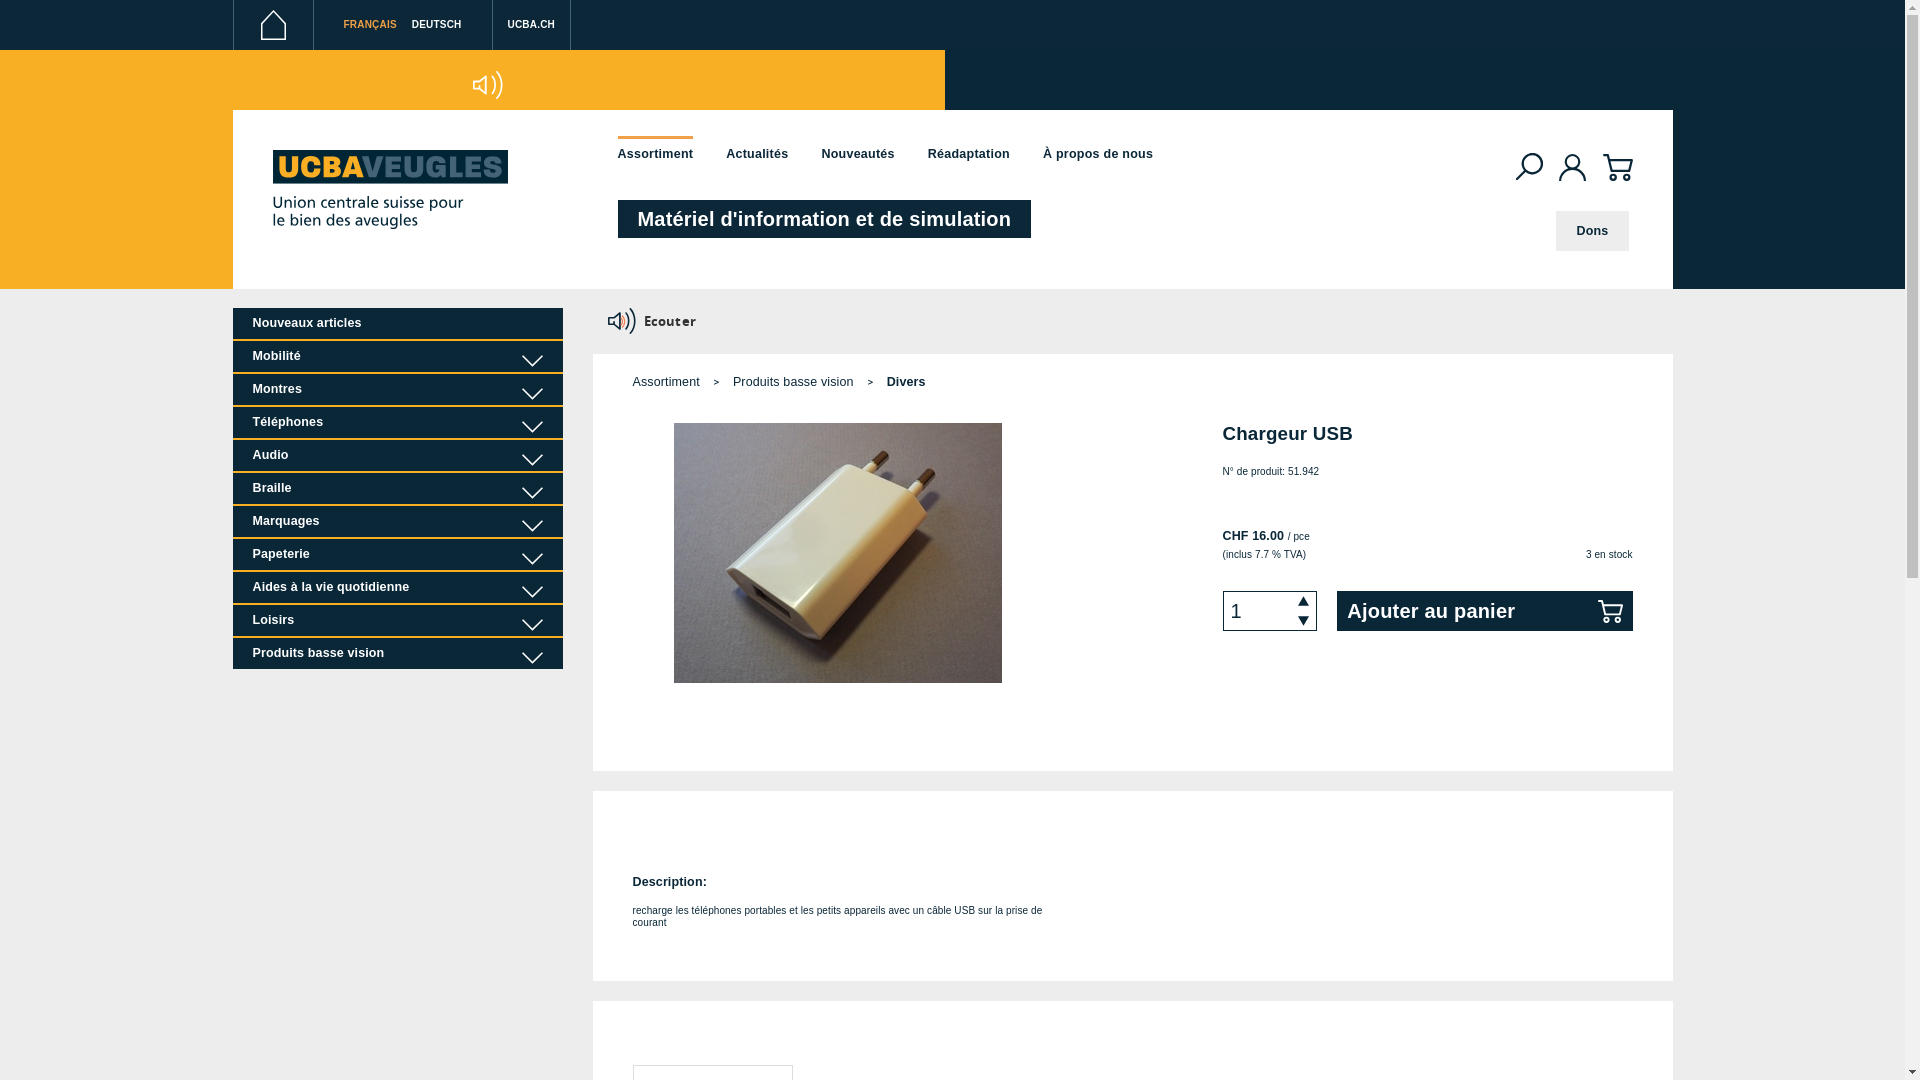  Describe the element at coordinates (397, 488) in the screenshot. I see `'Braille'` at that location.